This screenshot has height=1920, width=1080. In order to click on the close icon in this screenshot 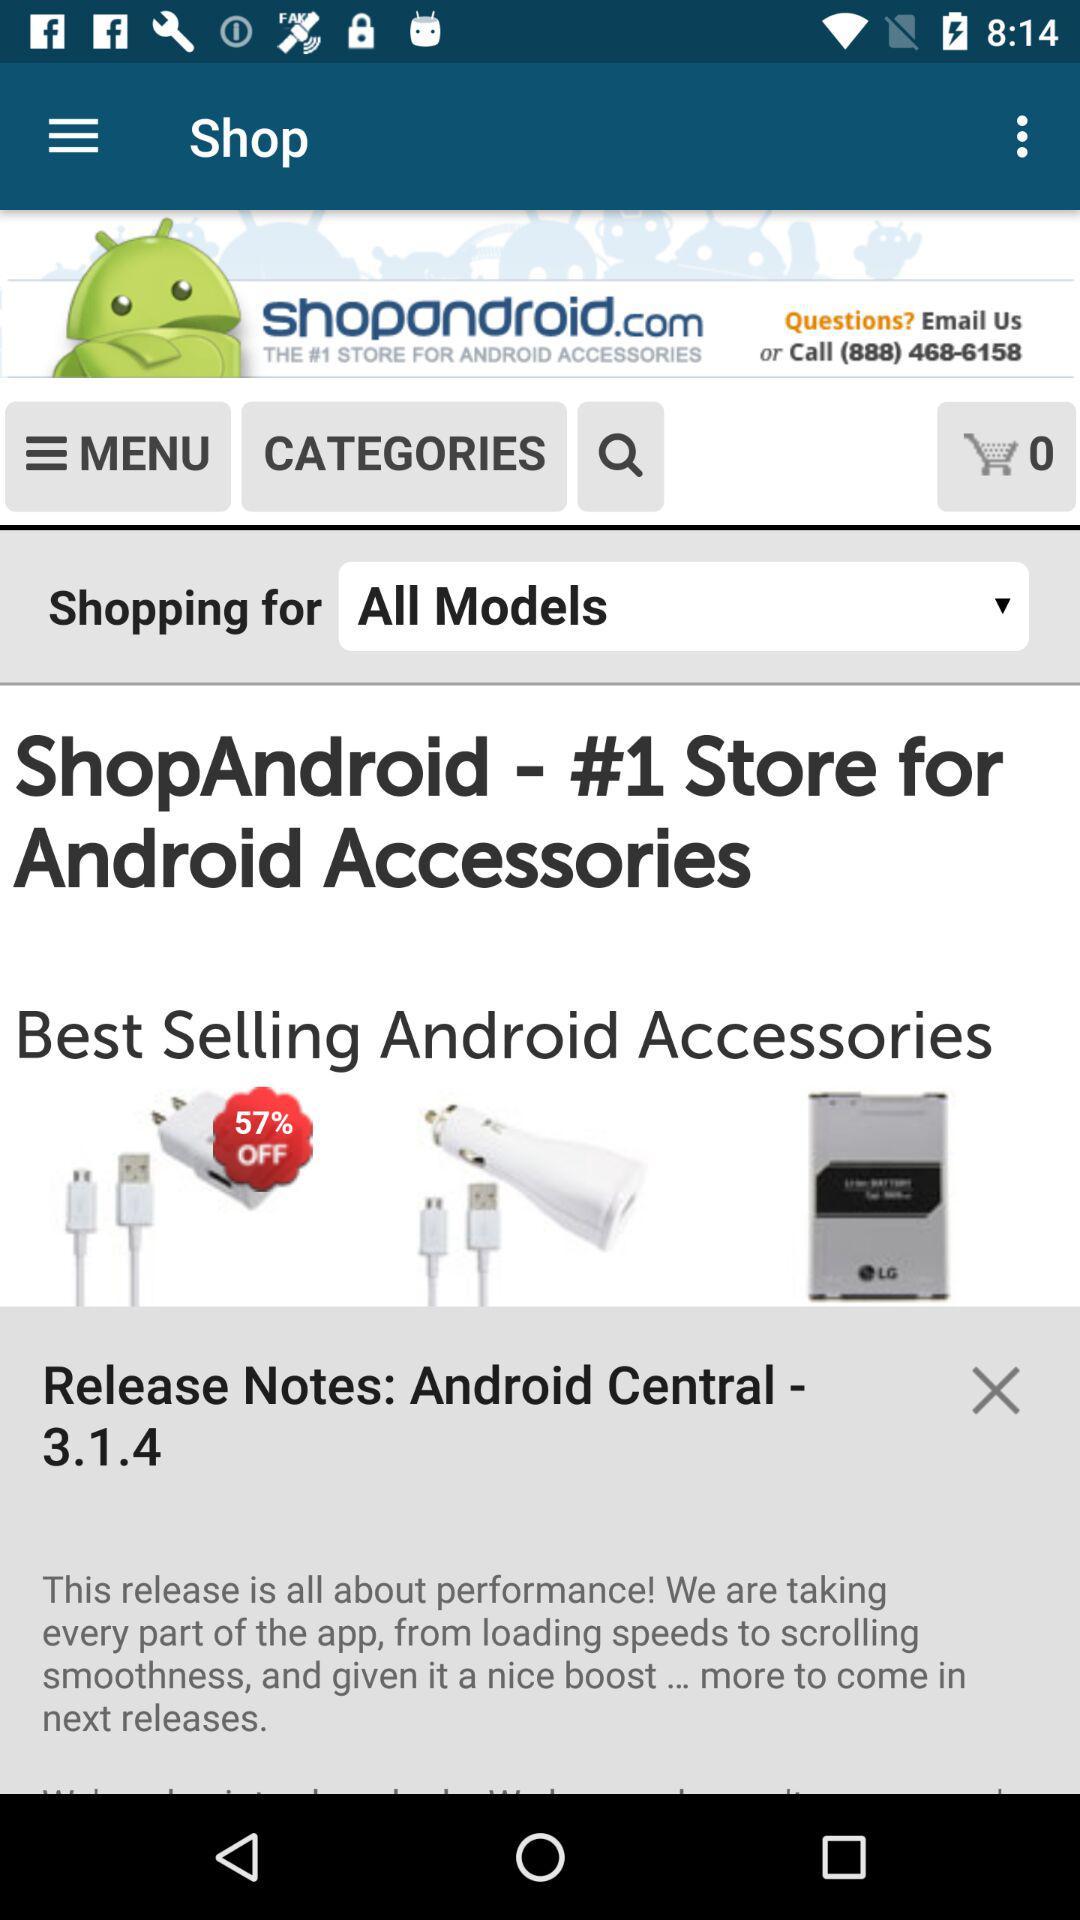, I will do `click(995, 1389)`.